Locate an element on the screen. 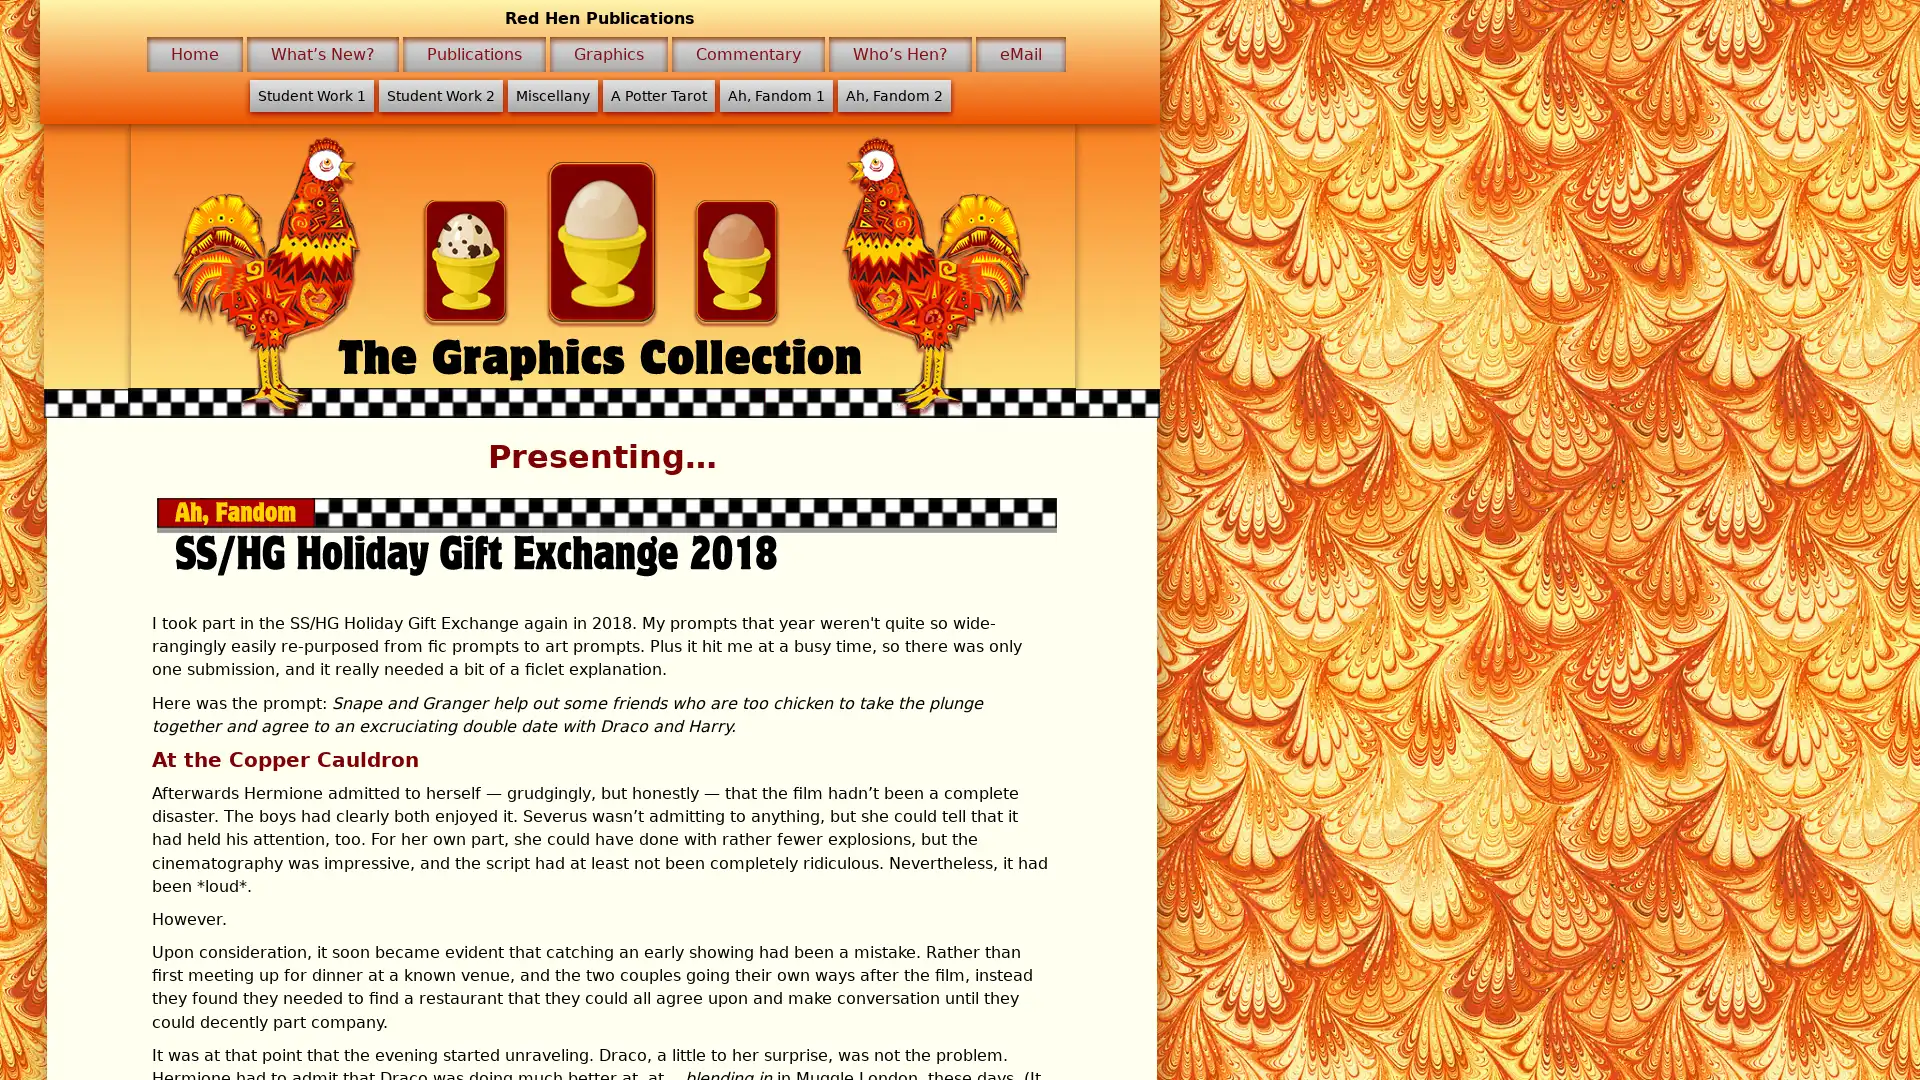  Student Work 2 is located at coordinates (439, 96).